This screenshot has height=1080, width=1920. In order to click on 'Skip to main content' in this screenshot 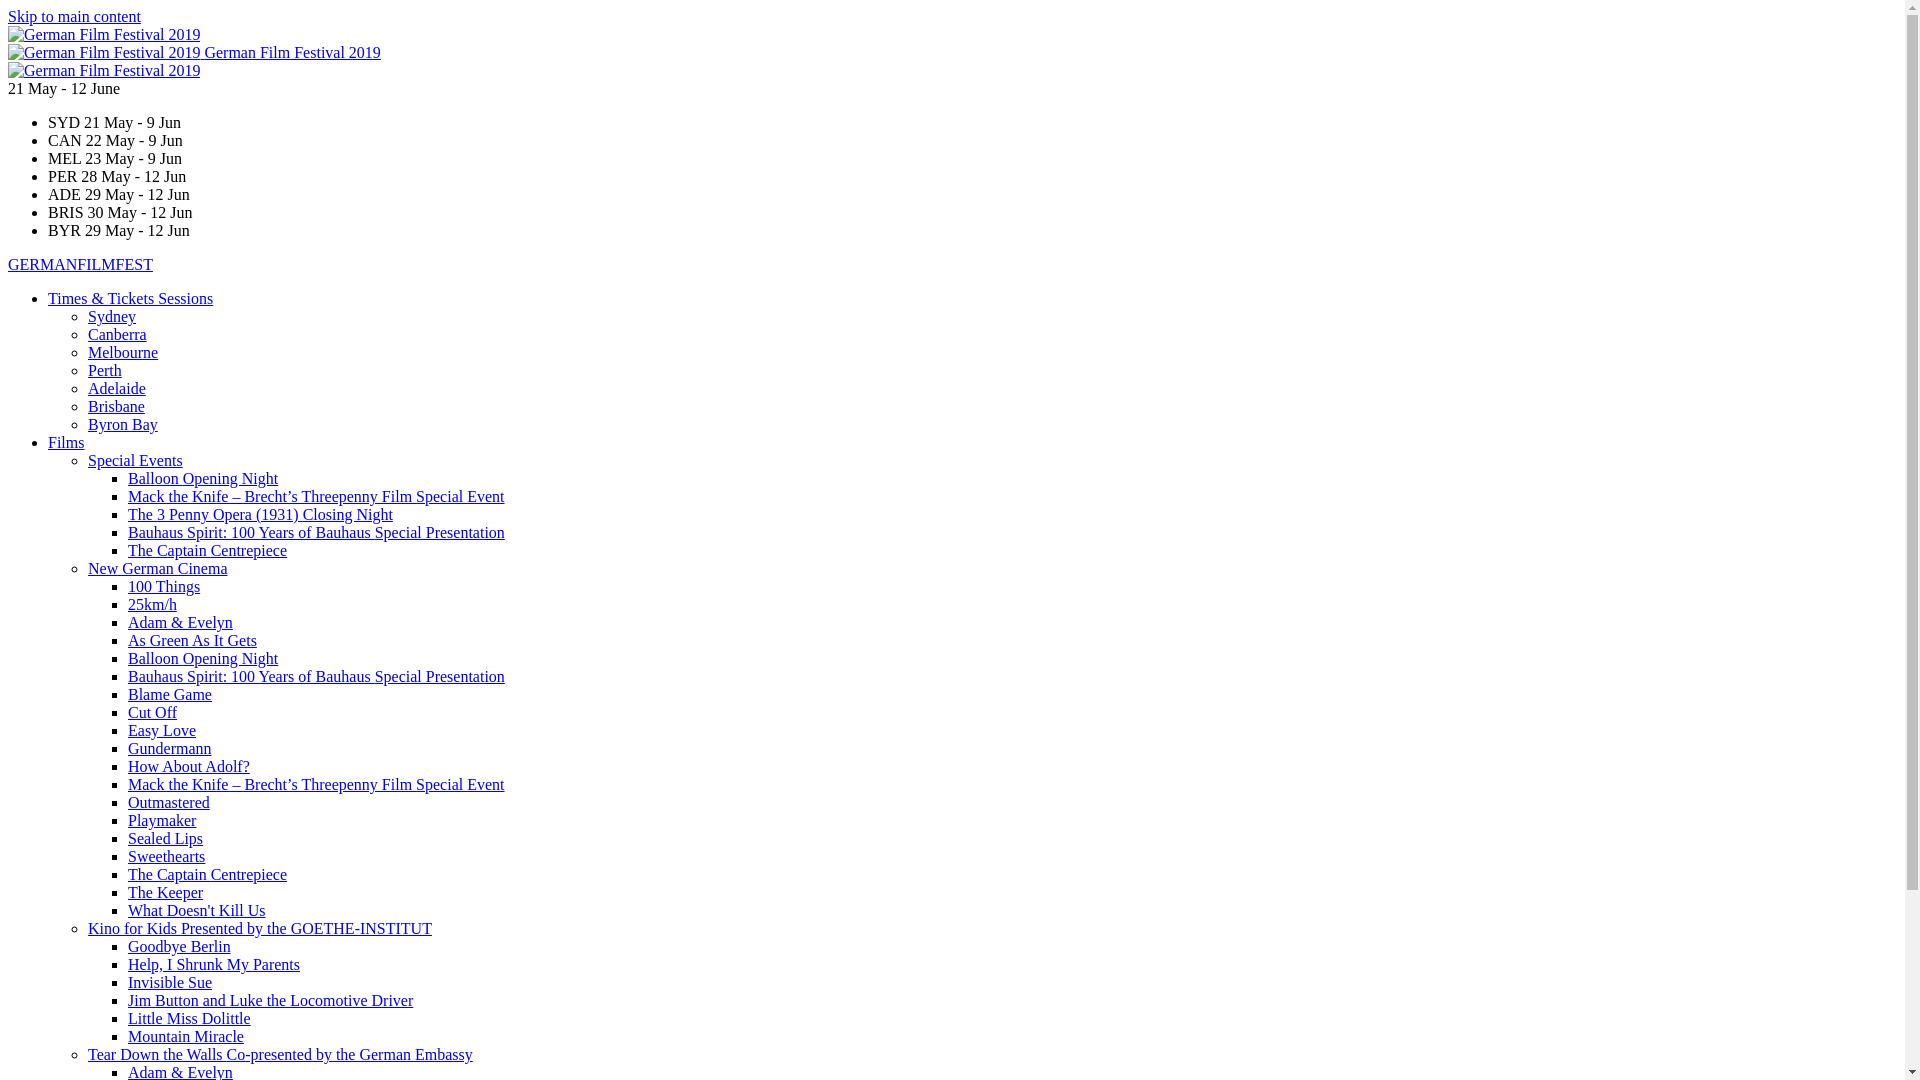, I will do `click(8, 16)`.